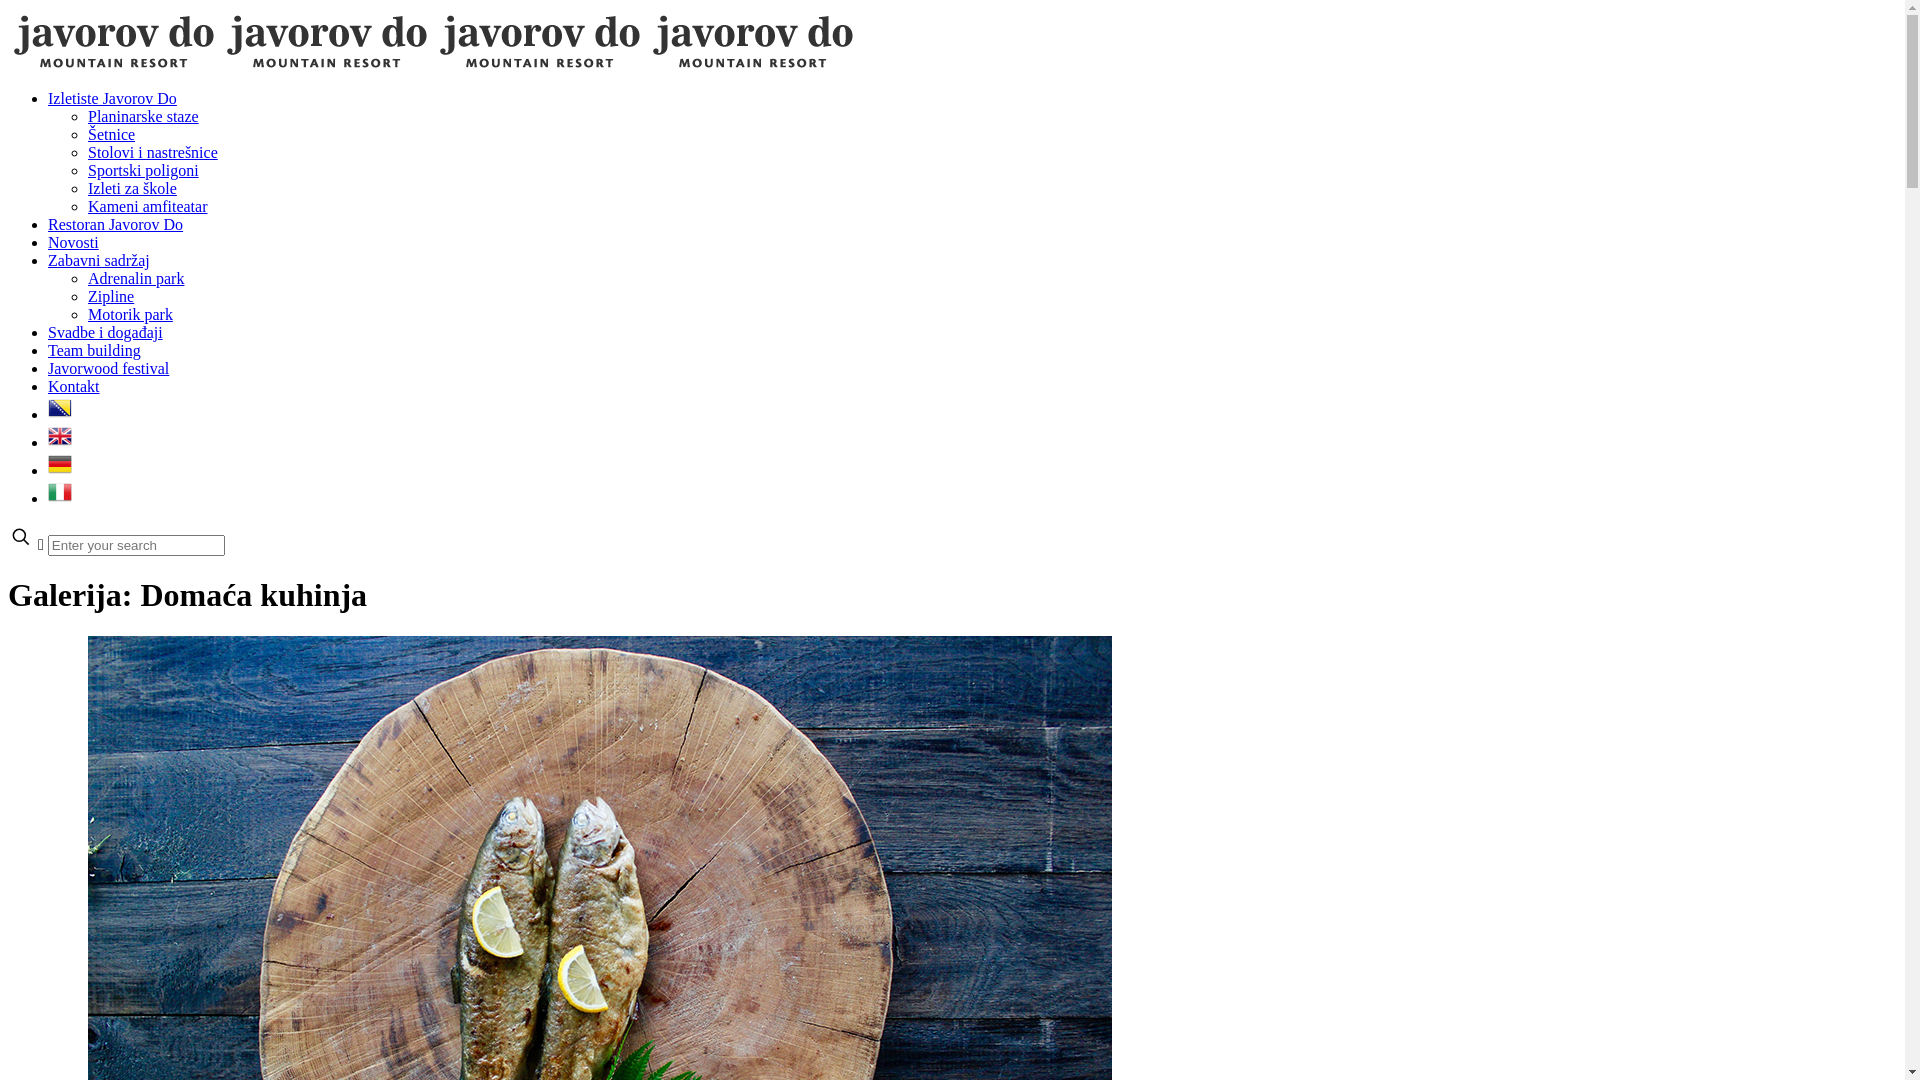  What do you see at coordinates (147, 206) in the screenshot?
I see `'Kameni amfiteatar'` at bounding box center [147, 206].